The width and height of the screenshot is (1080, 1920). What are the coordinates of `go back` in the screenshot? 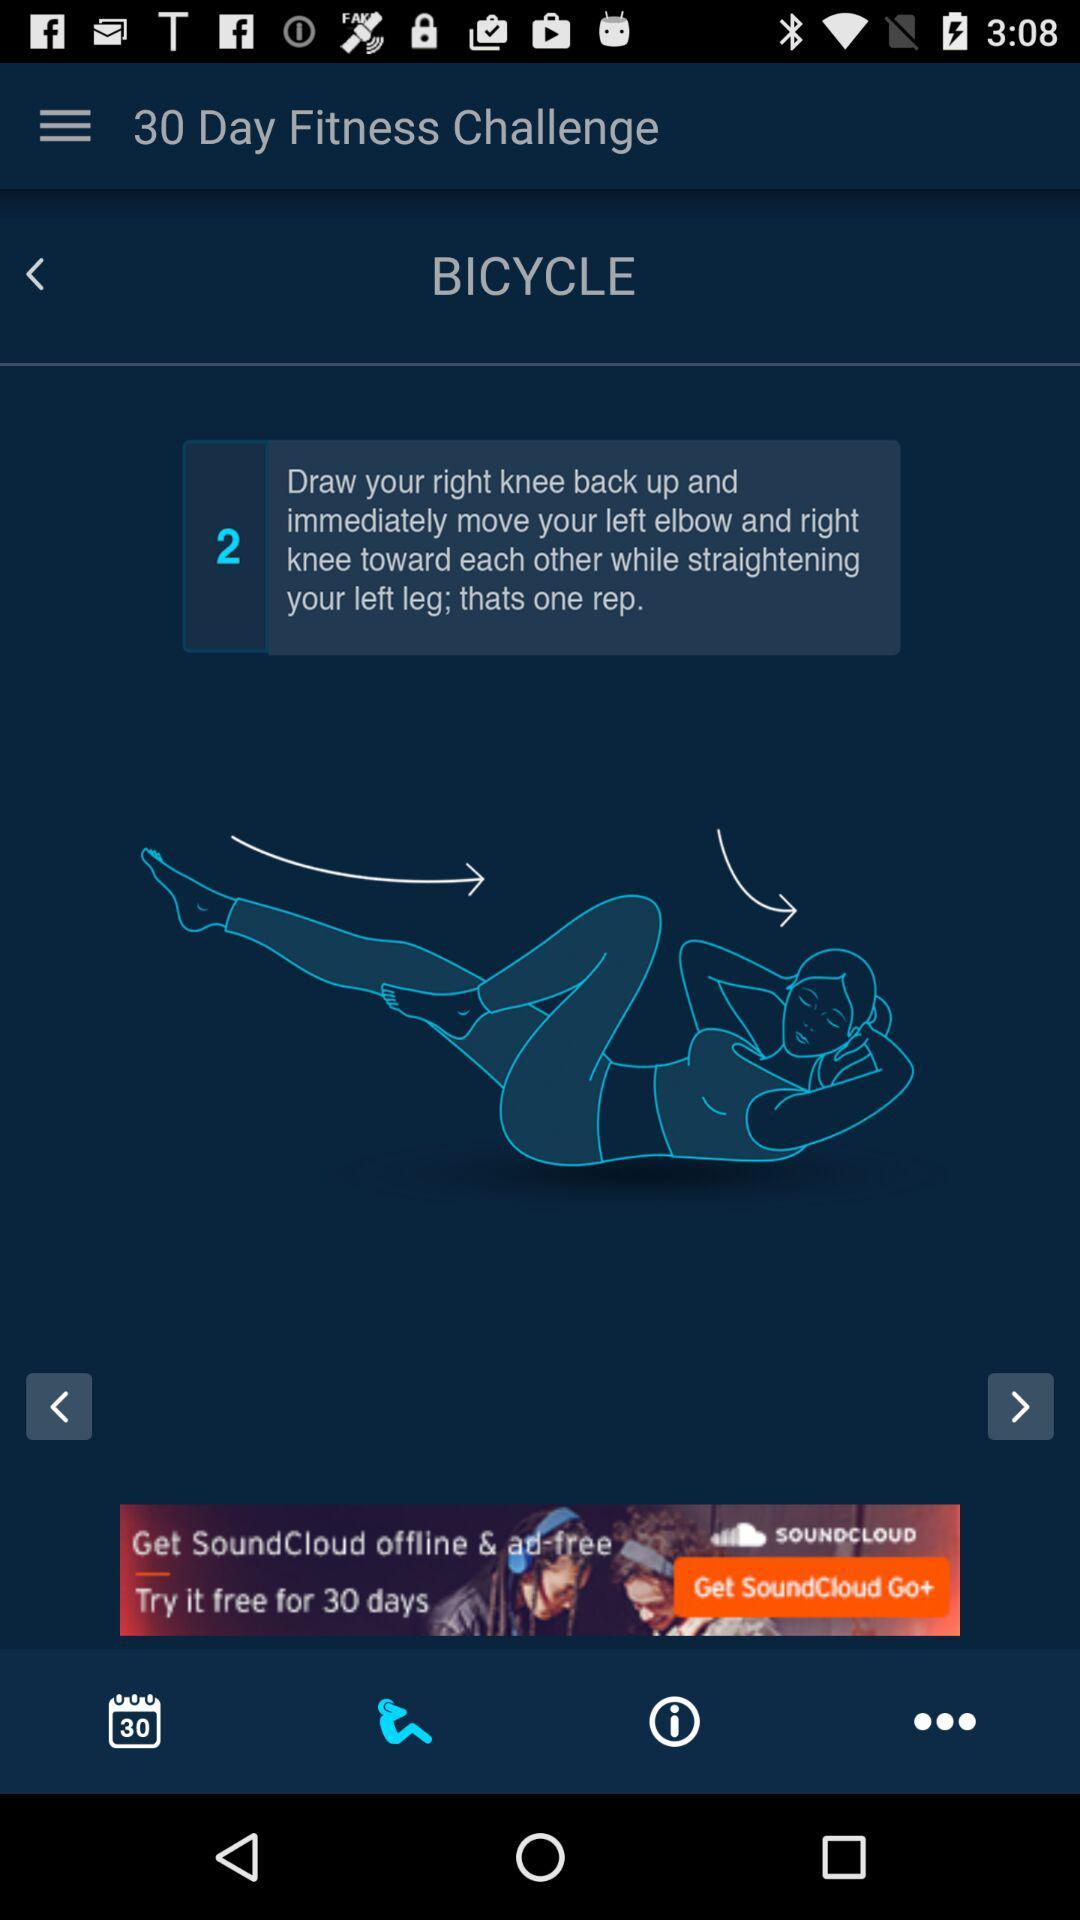 It's located at (51, 1424).